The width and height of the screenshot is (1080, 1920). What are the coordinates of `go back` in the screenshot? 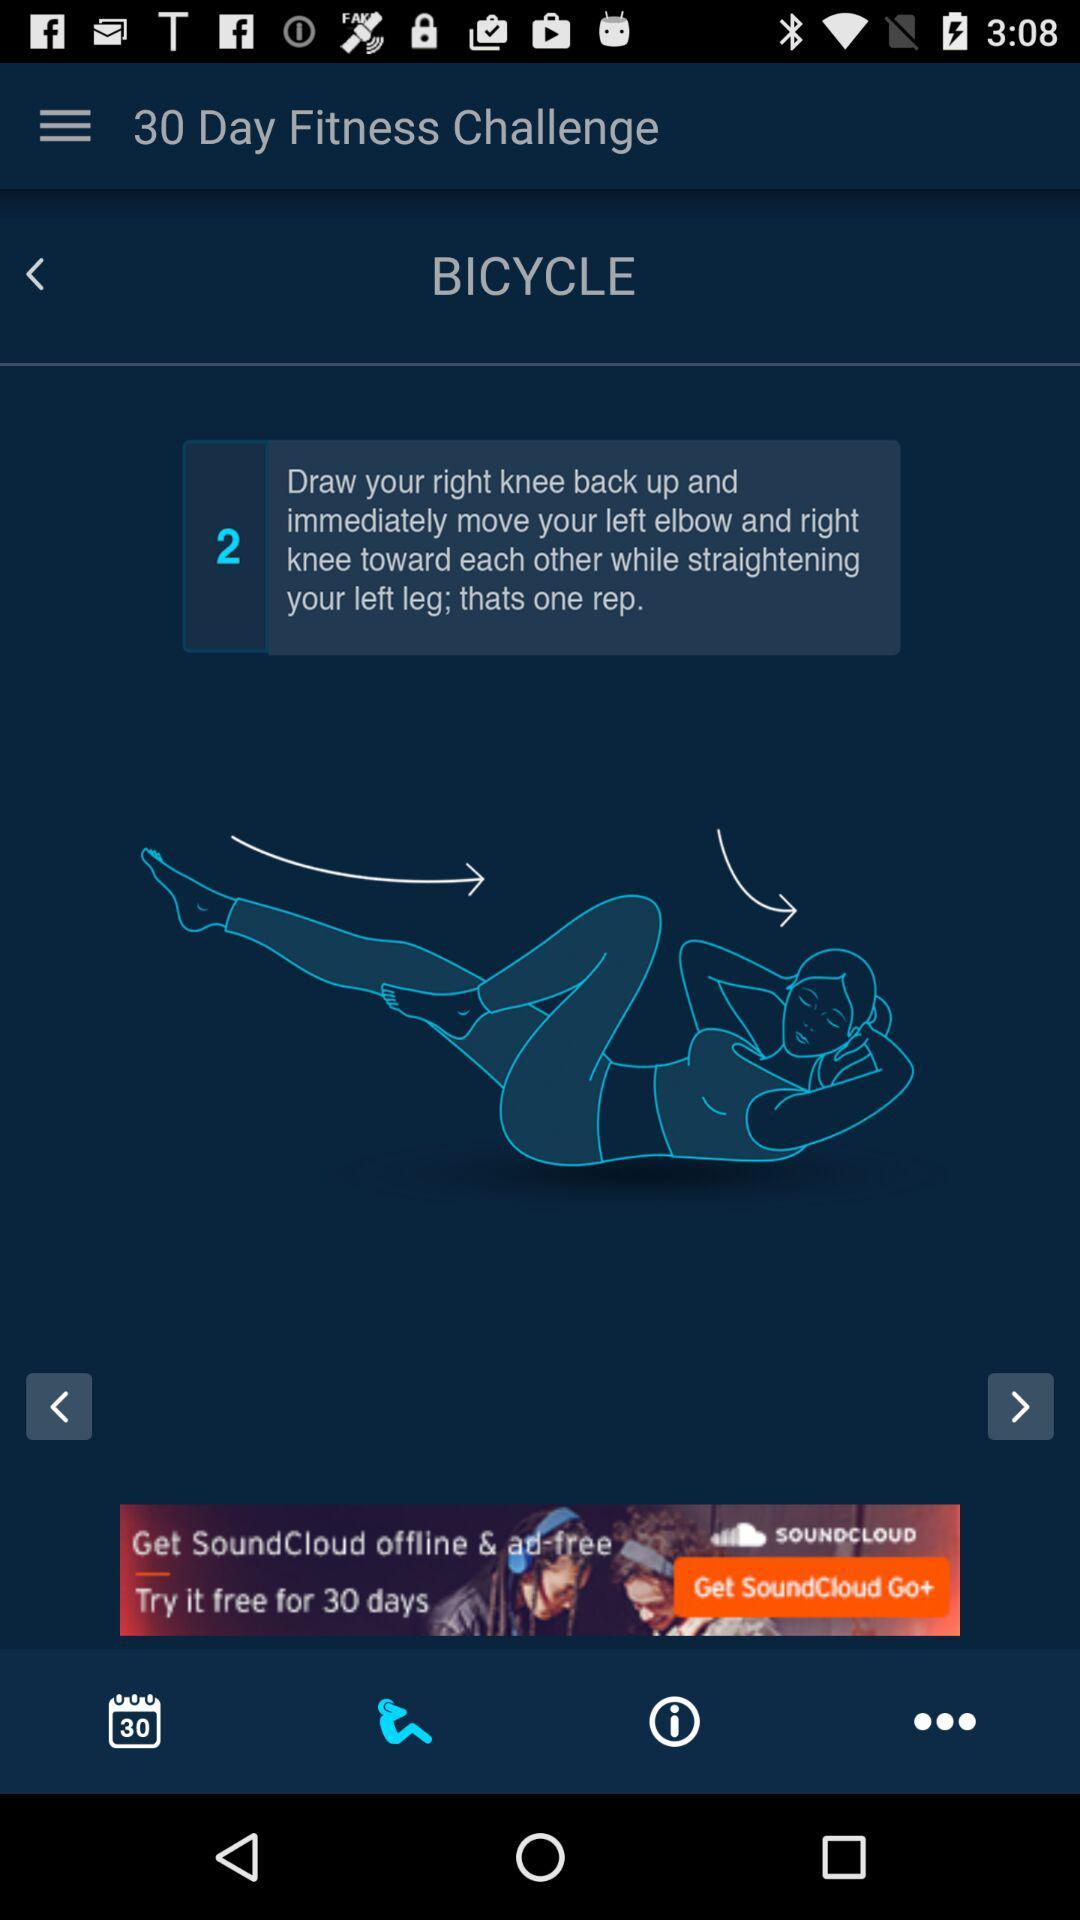 It's located at (51, 1424).